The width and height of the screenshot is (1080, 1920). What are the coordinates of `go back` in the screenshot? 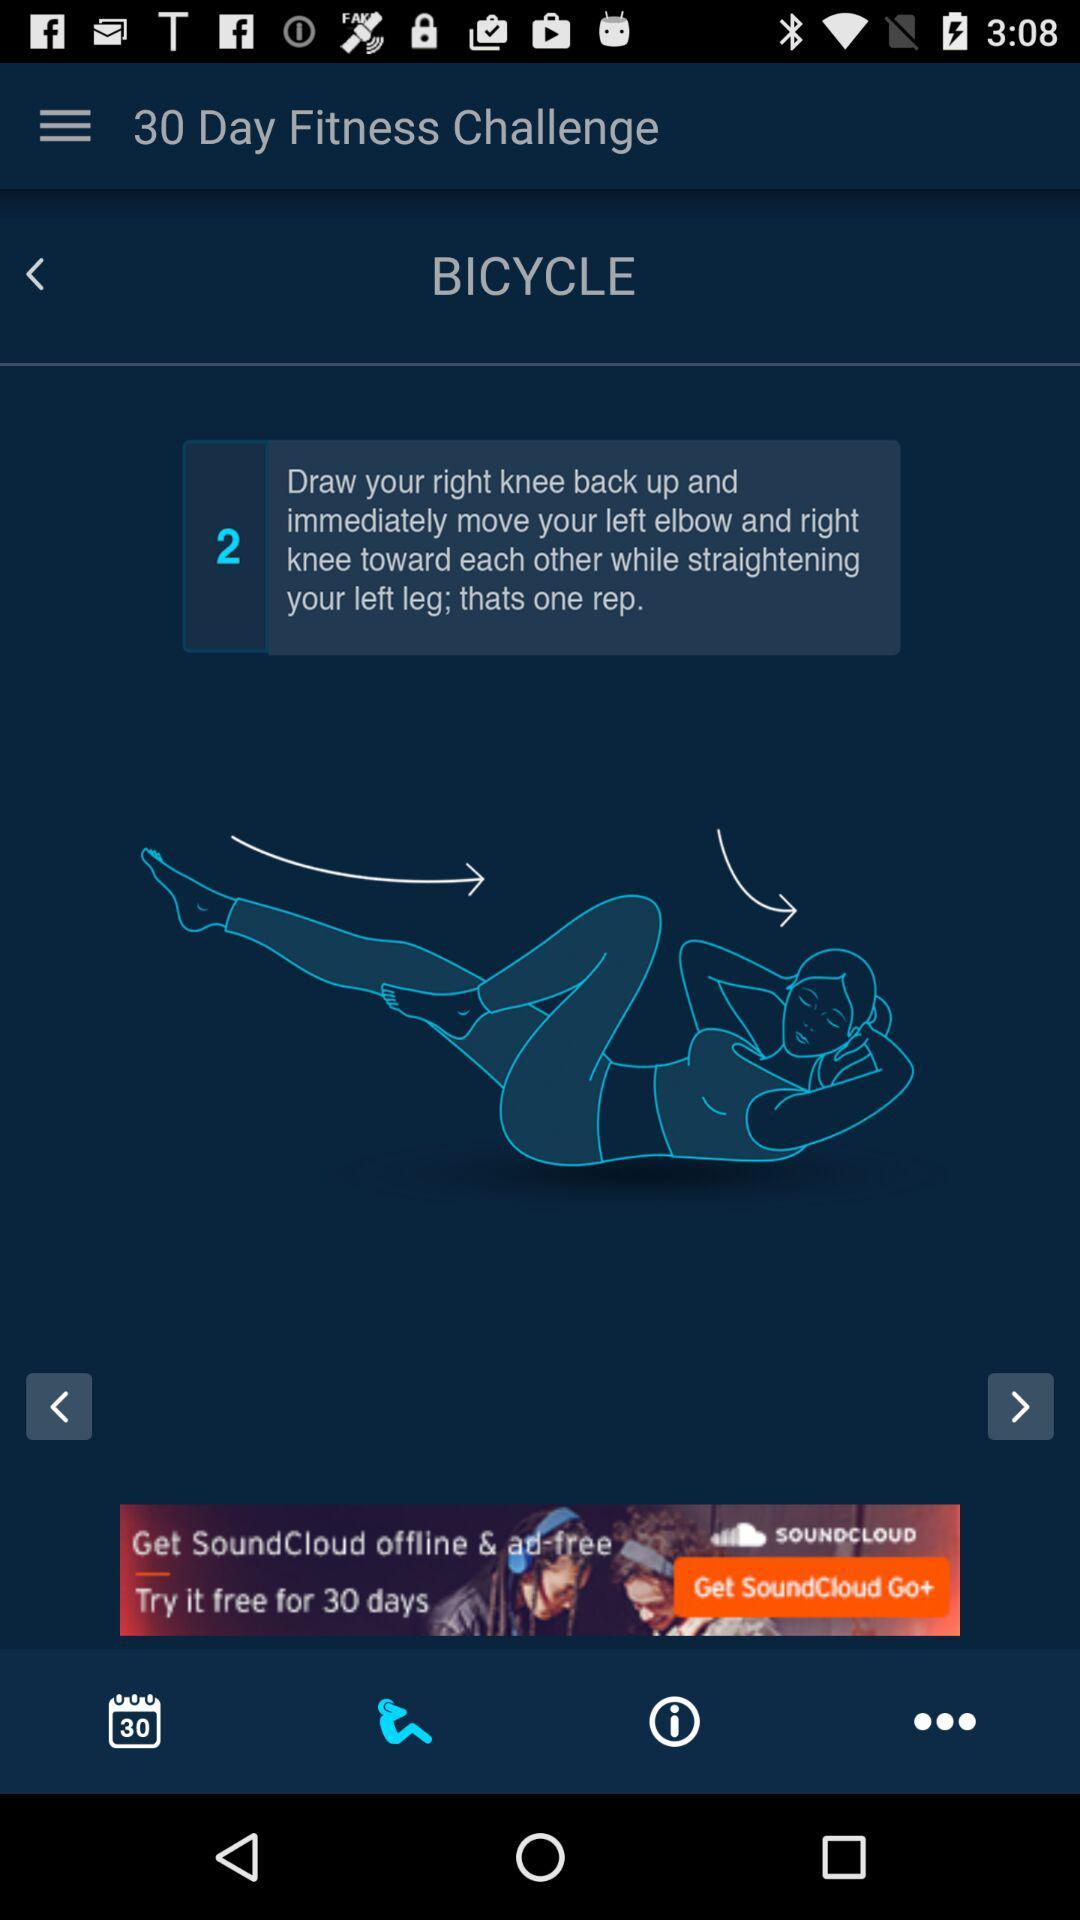 It's located at (51, 1424).